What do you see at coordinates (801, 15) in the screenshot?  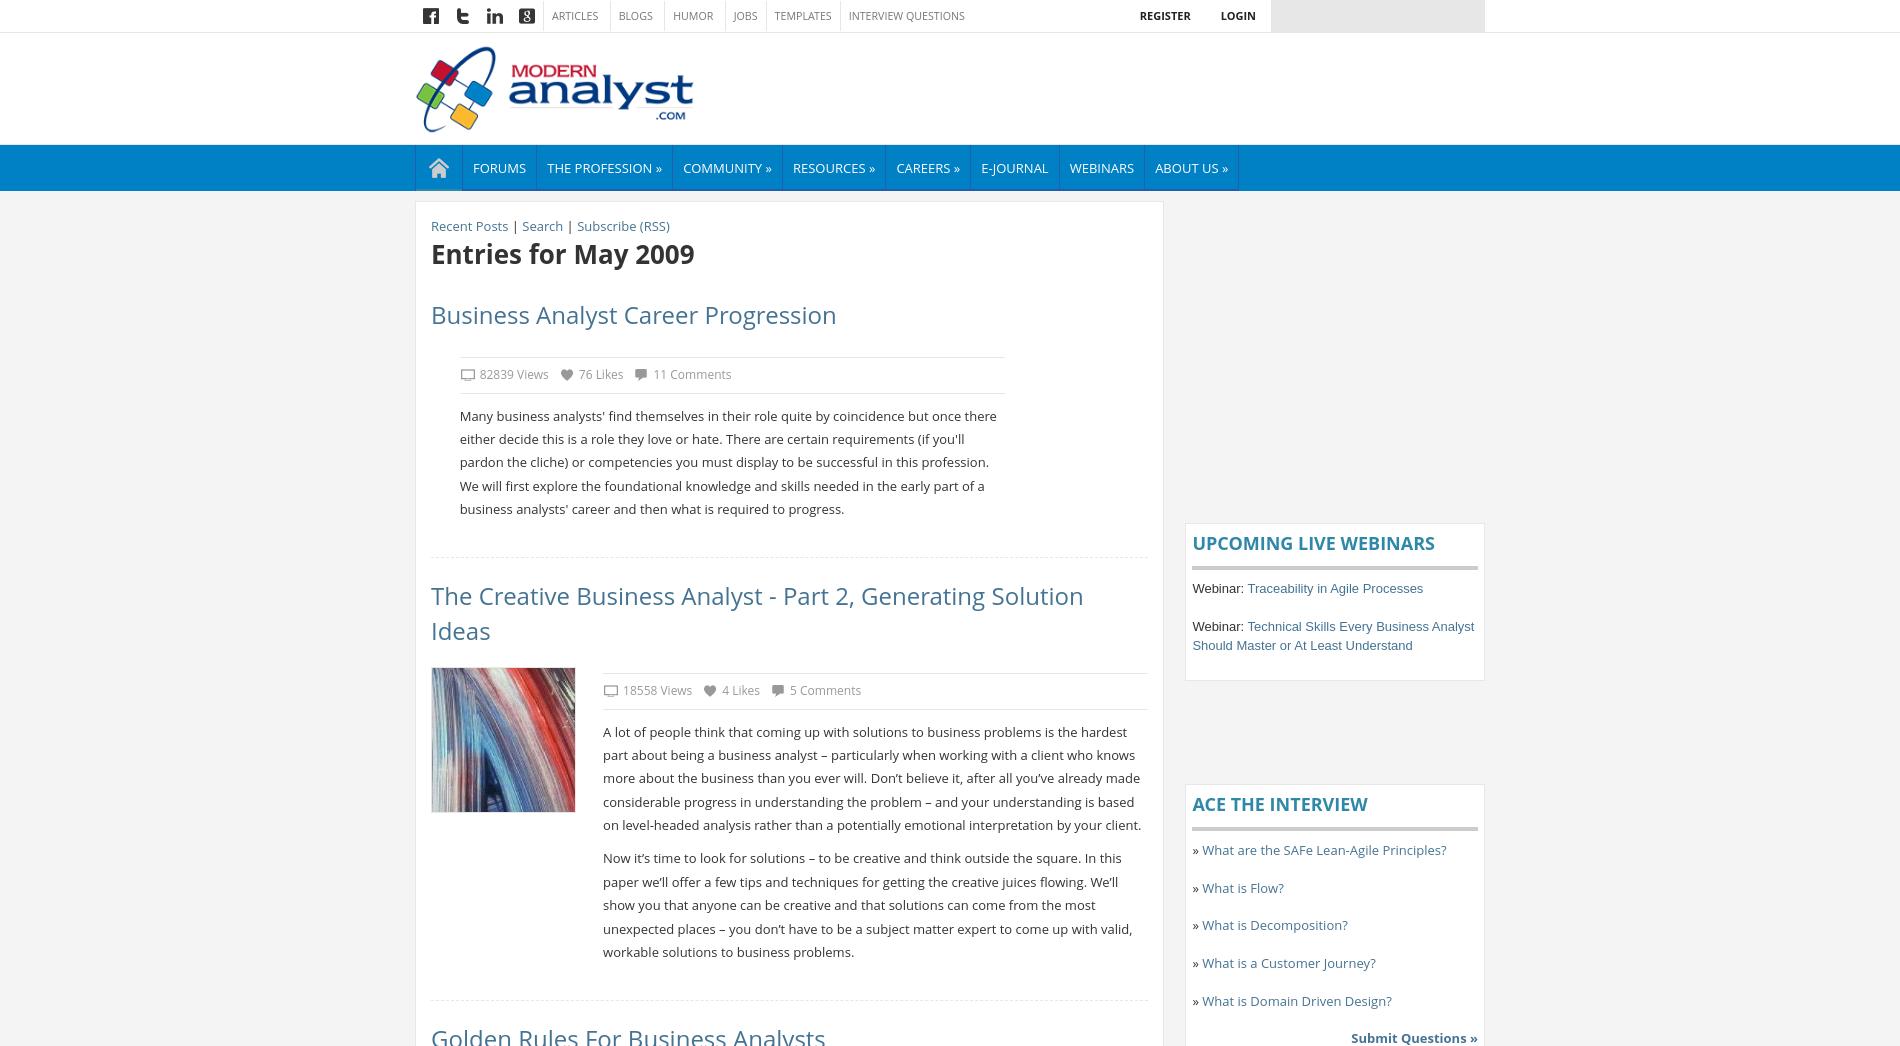 I see `'Templates'` at bounding box center [801, 15].